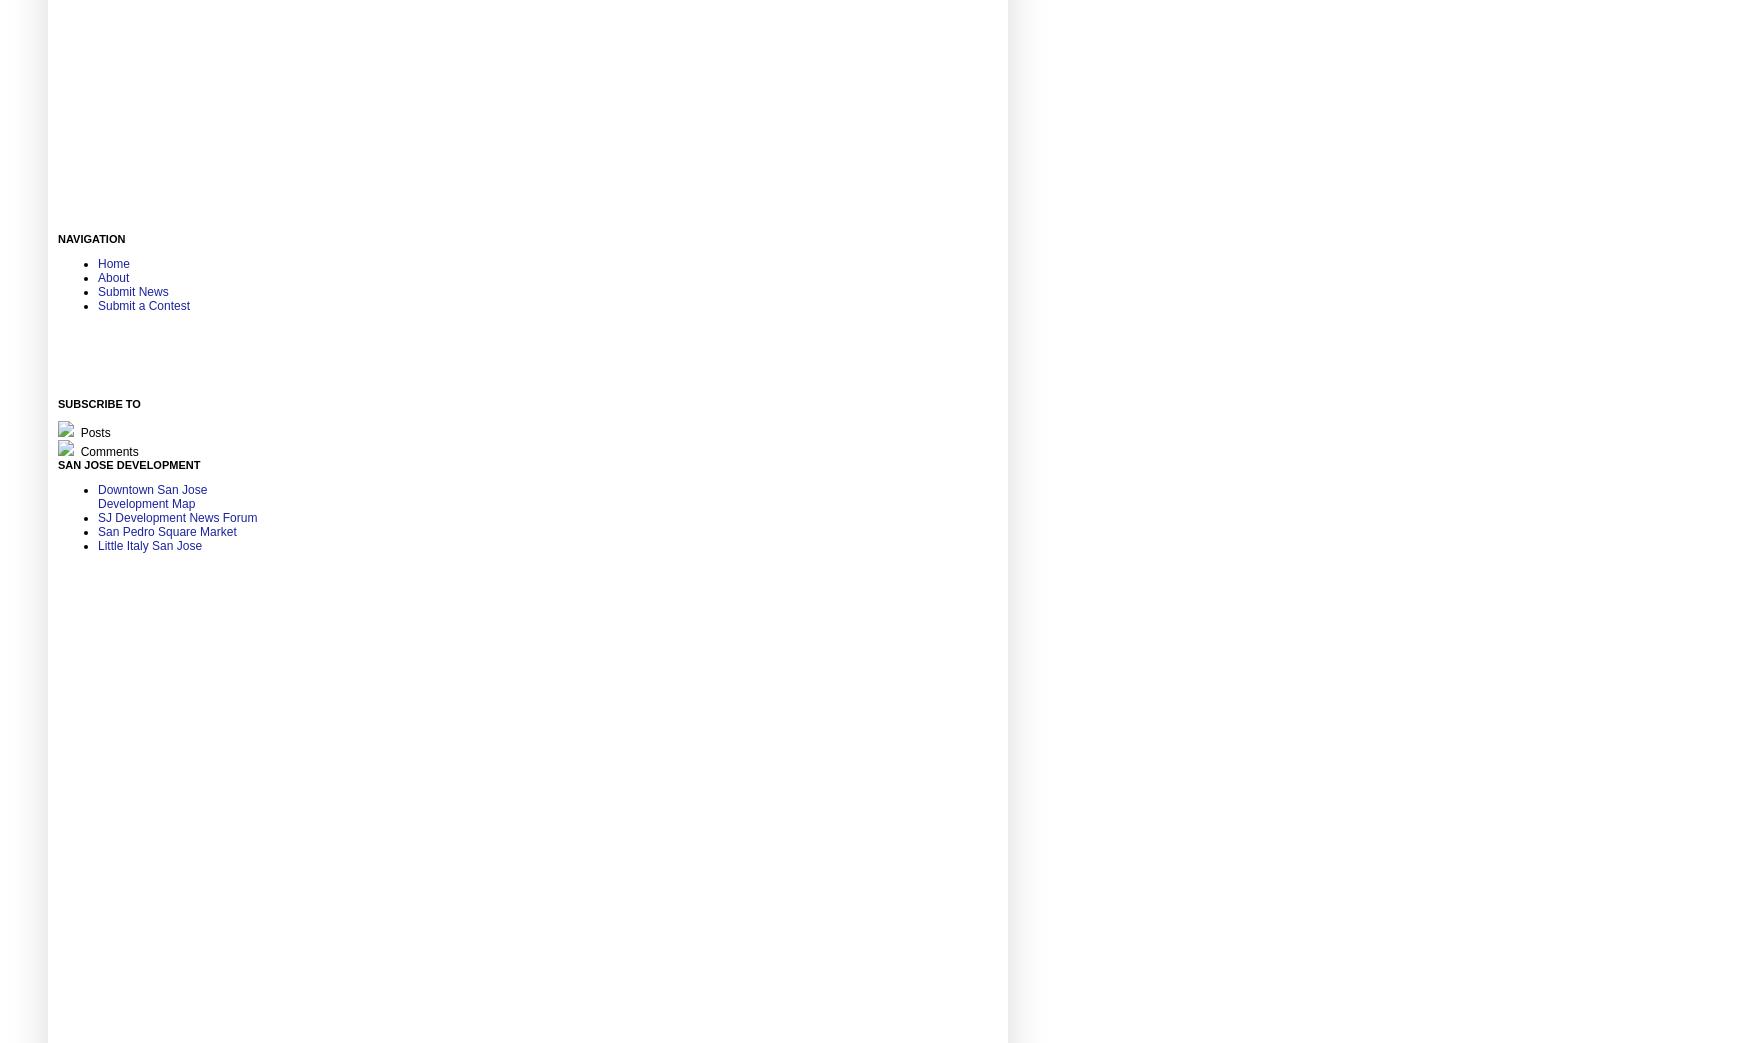 This screenshot has height=1043, width=1740. Describe the element at coordinates (176, 516) in the screenshot. I see `'SJ Development News Forum'` at that location.